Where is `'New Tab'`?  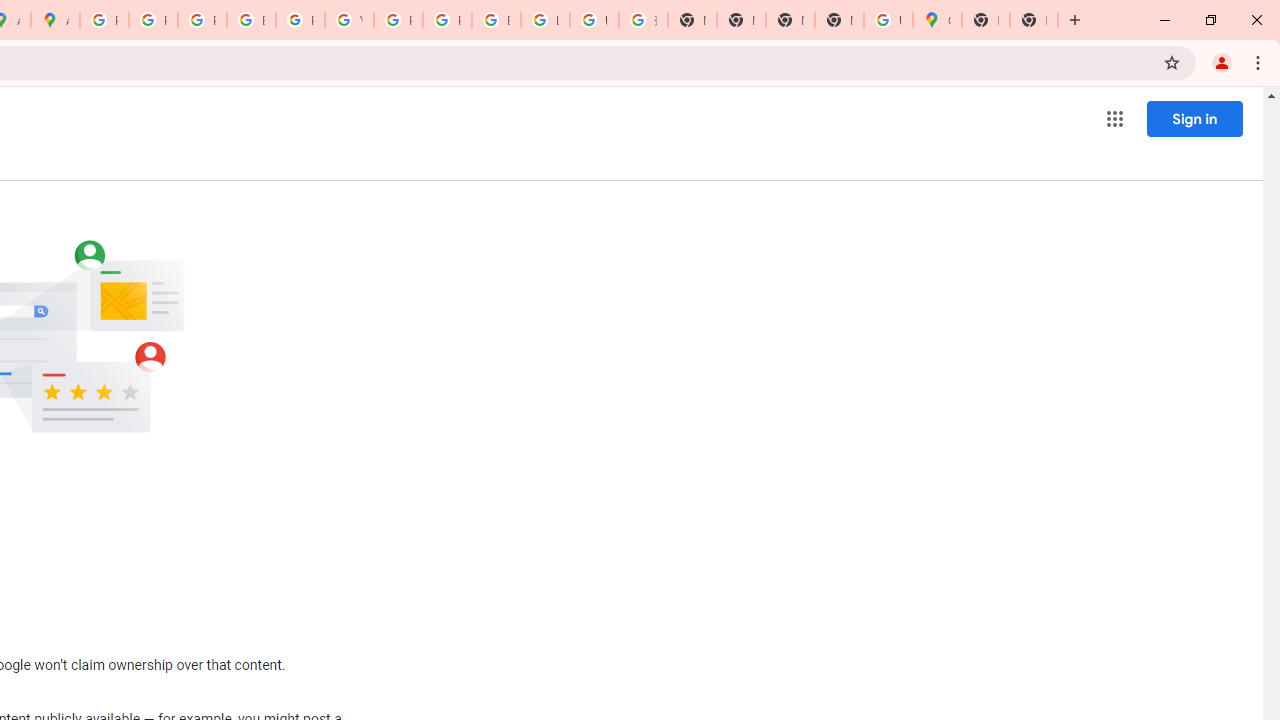 'New Tab' is located at coordinates (986, 20).